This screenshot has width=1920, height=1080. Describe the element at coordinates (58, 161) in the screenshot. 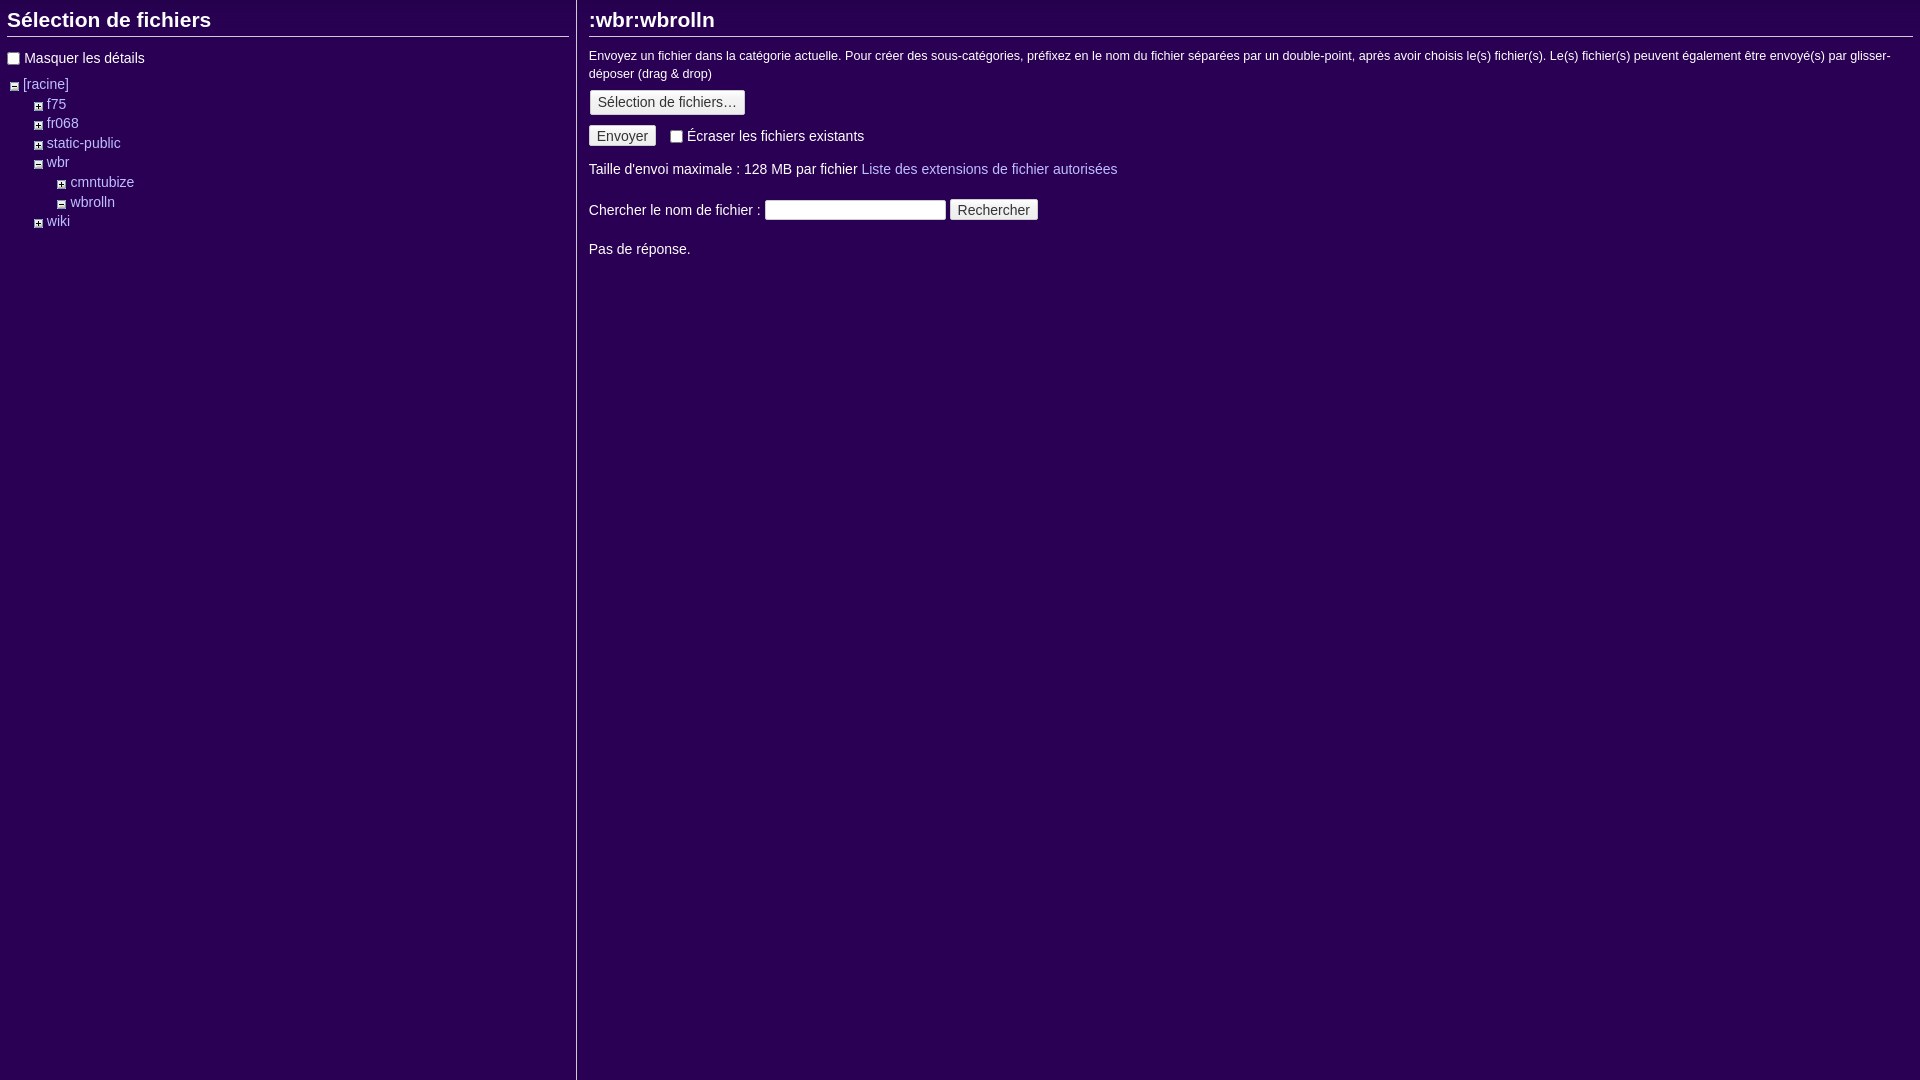

I see `'wbr'` at that location.